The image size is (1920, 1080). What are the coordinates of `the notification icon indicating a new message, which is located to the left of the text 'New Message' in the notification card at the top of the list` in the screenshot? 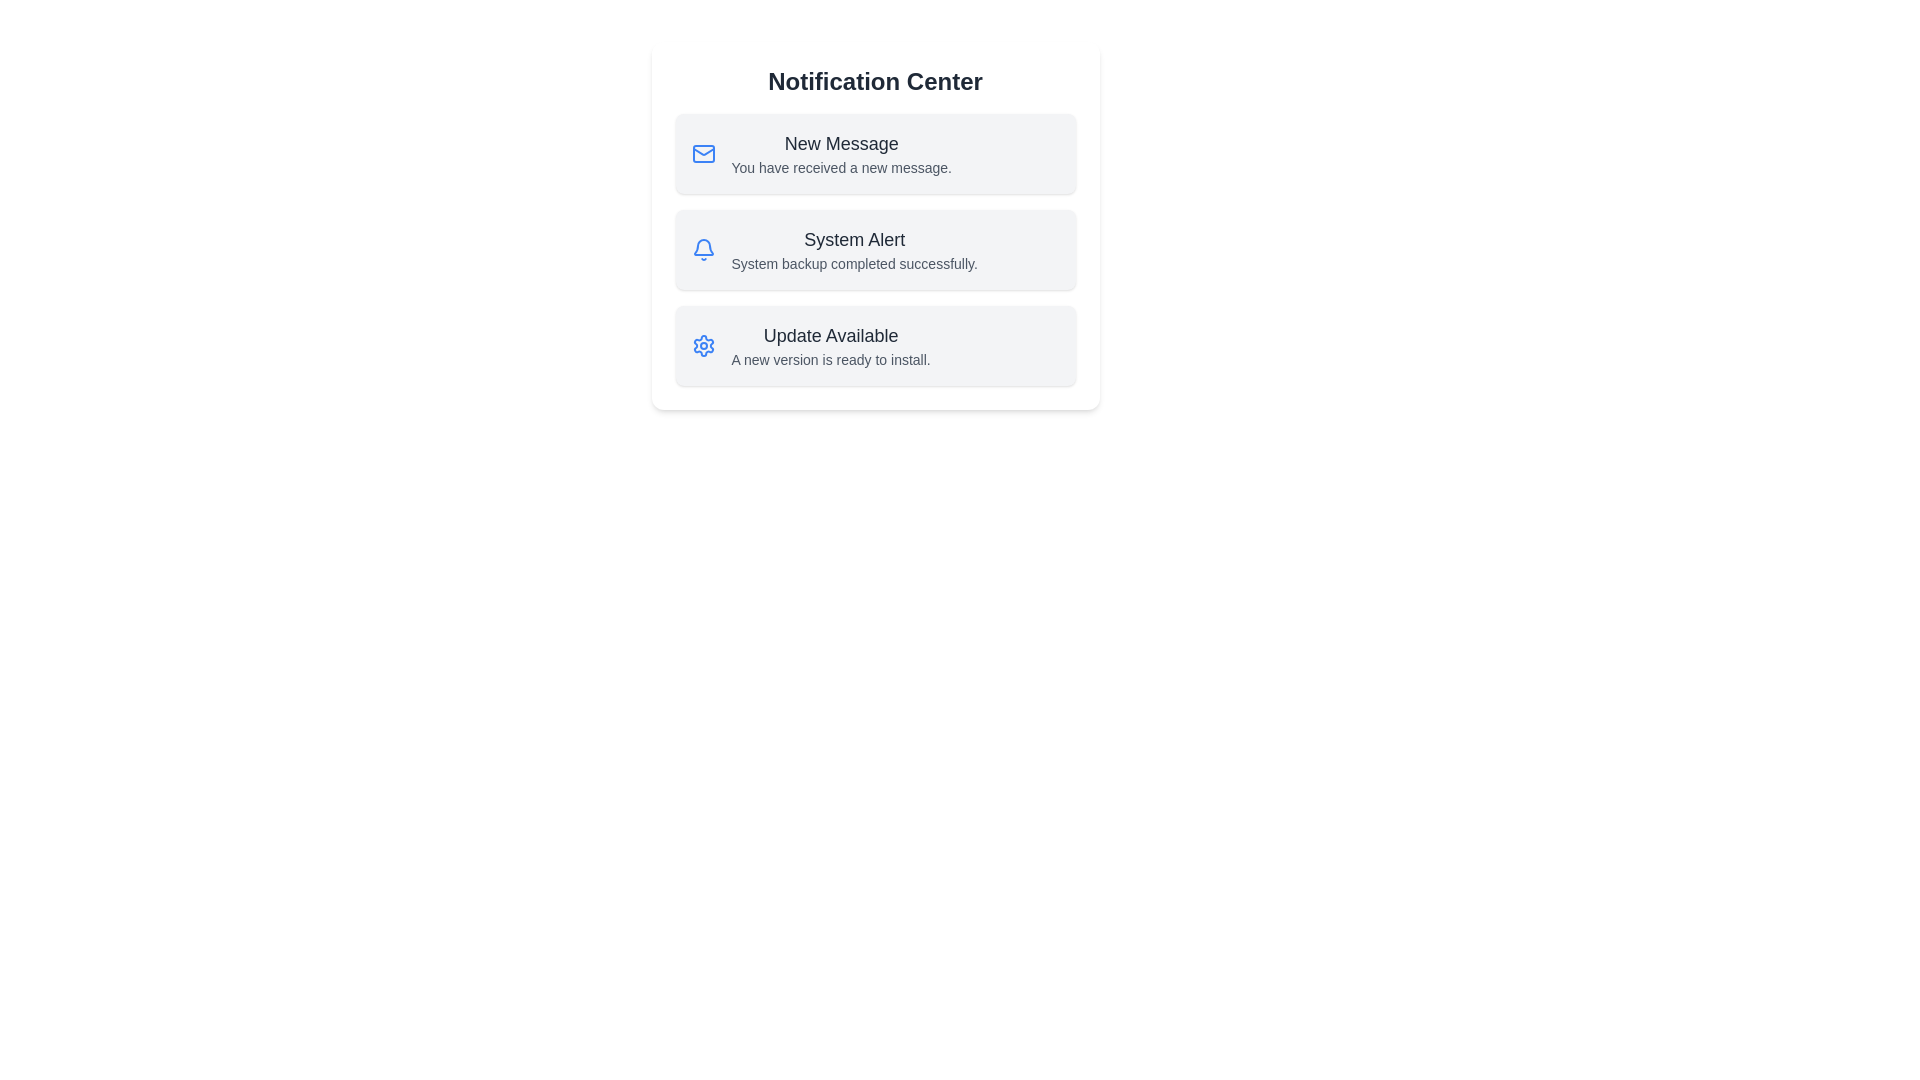 It's located at (703, 153).